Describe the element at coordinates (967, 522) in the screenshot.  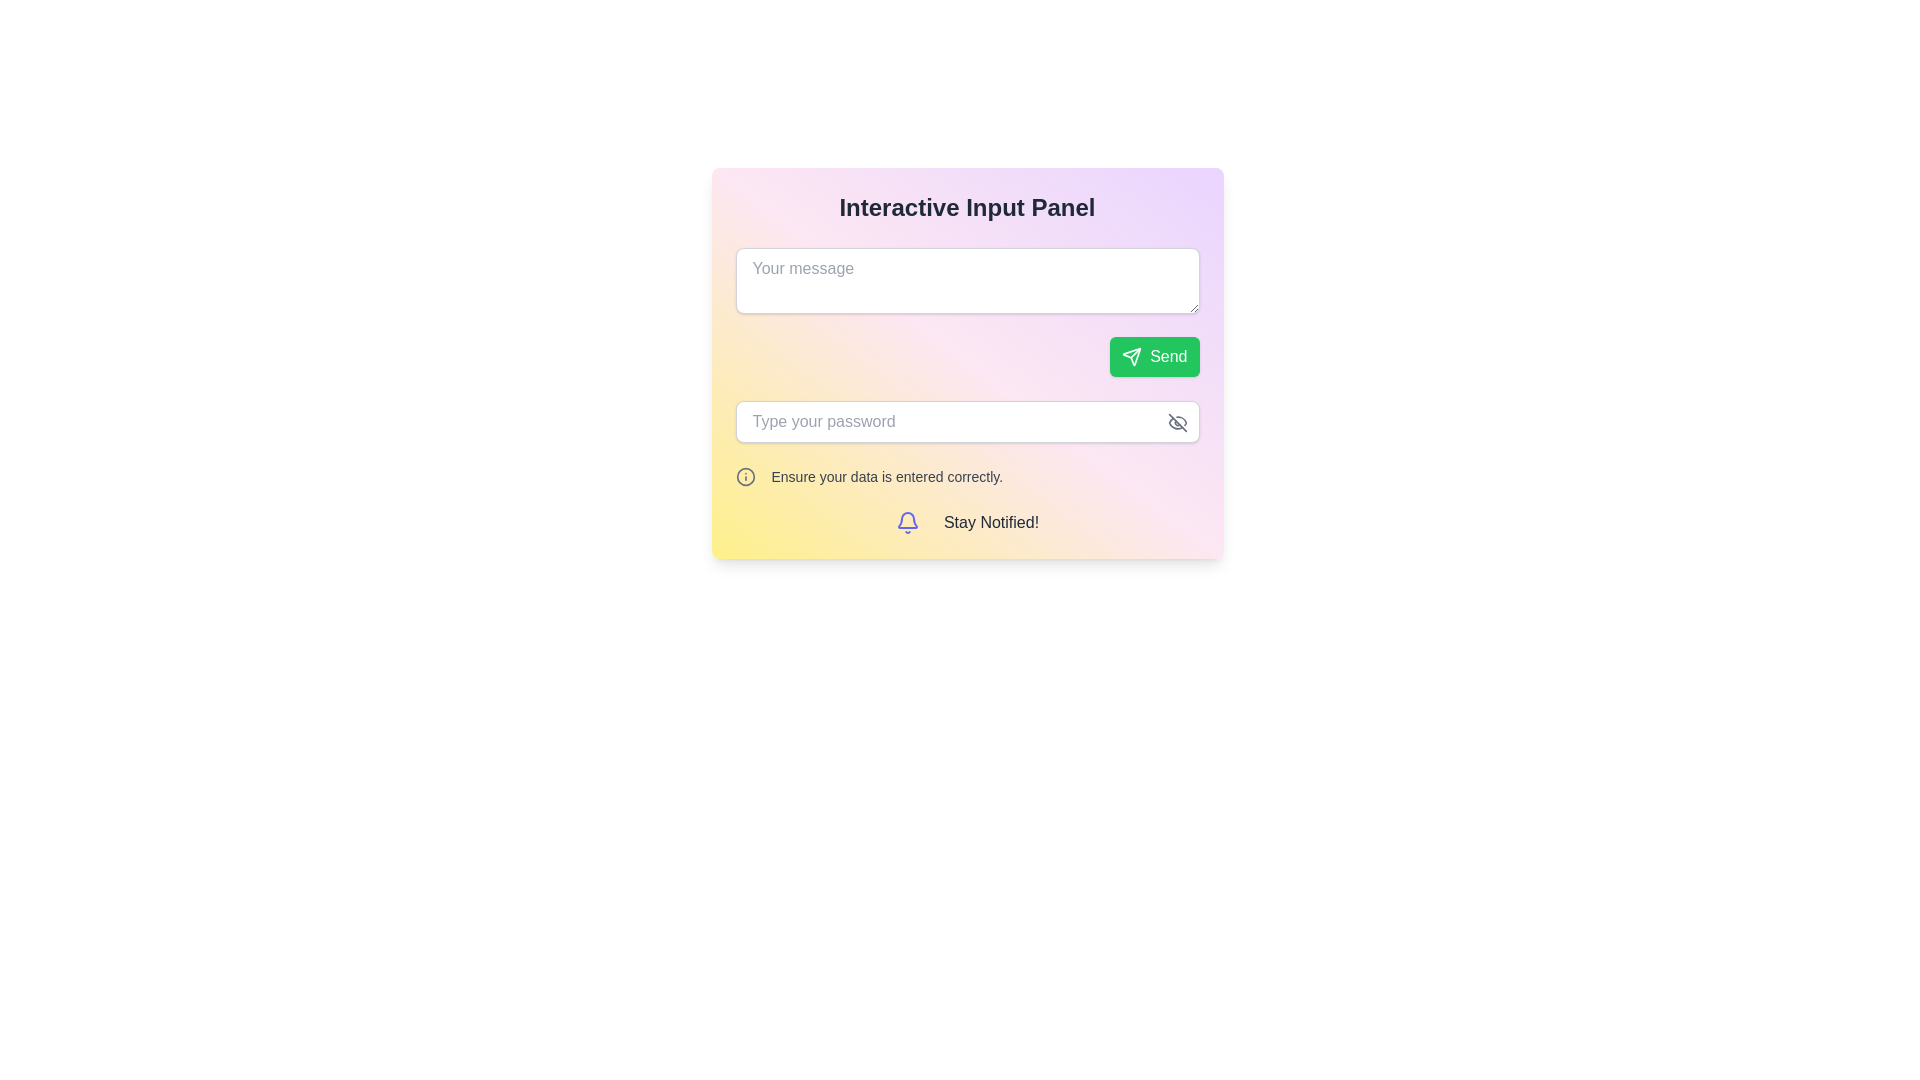
I see `the notification label located in the bottom section of the 'Interactive Input Panel', which is centered horizontally and positioned just above the lower border of the panel` at that location.